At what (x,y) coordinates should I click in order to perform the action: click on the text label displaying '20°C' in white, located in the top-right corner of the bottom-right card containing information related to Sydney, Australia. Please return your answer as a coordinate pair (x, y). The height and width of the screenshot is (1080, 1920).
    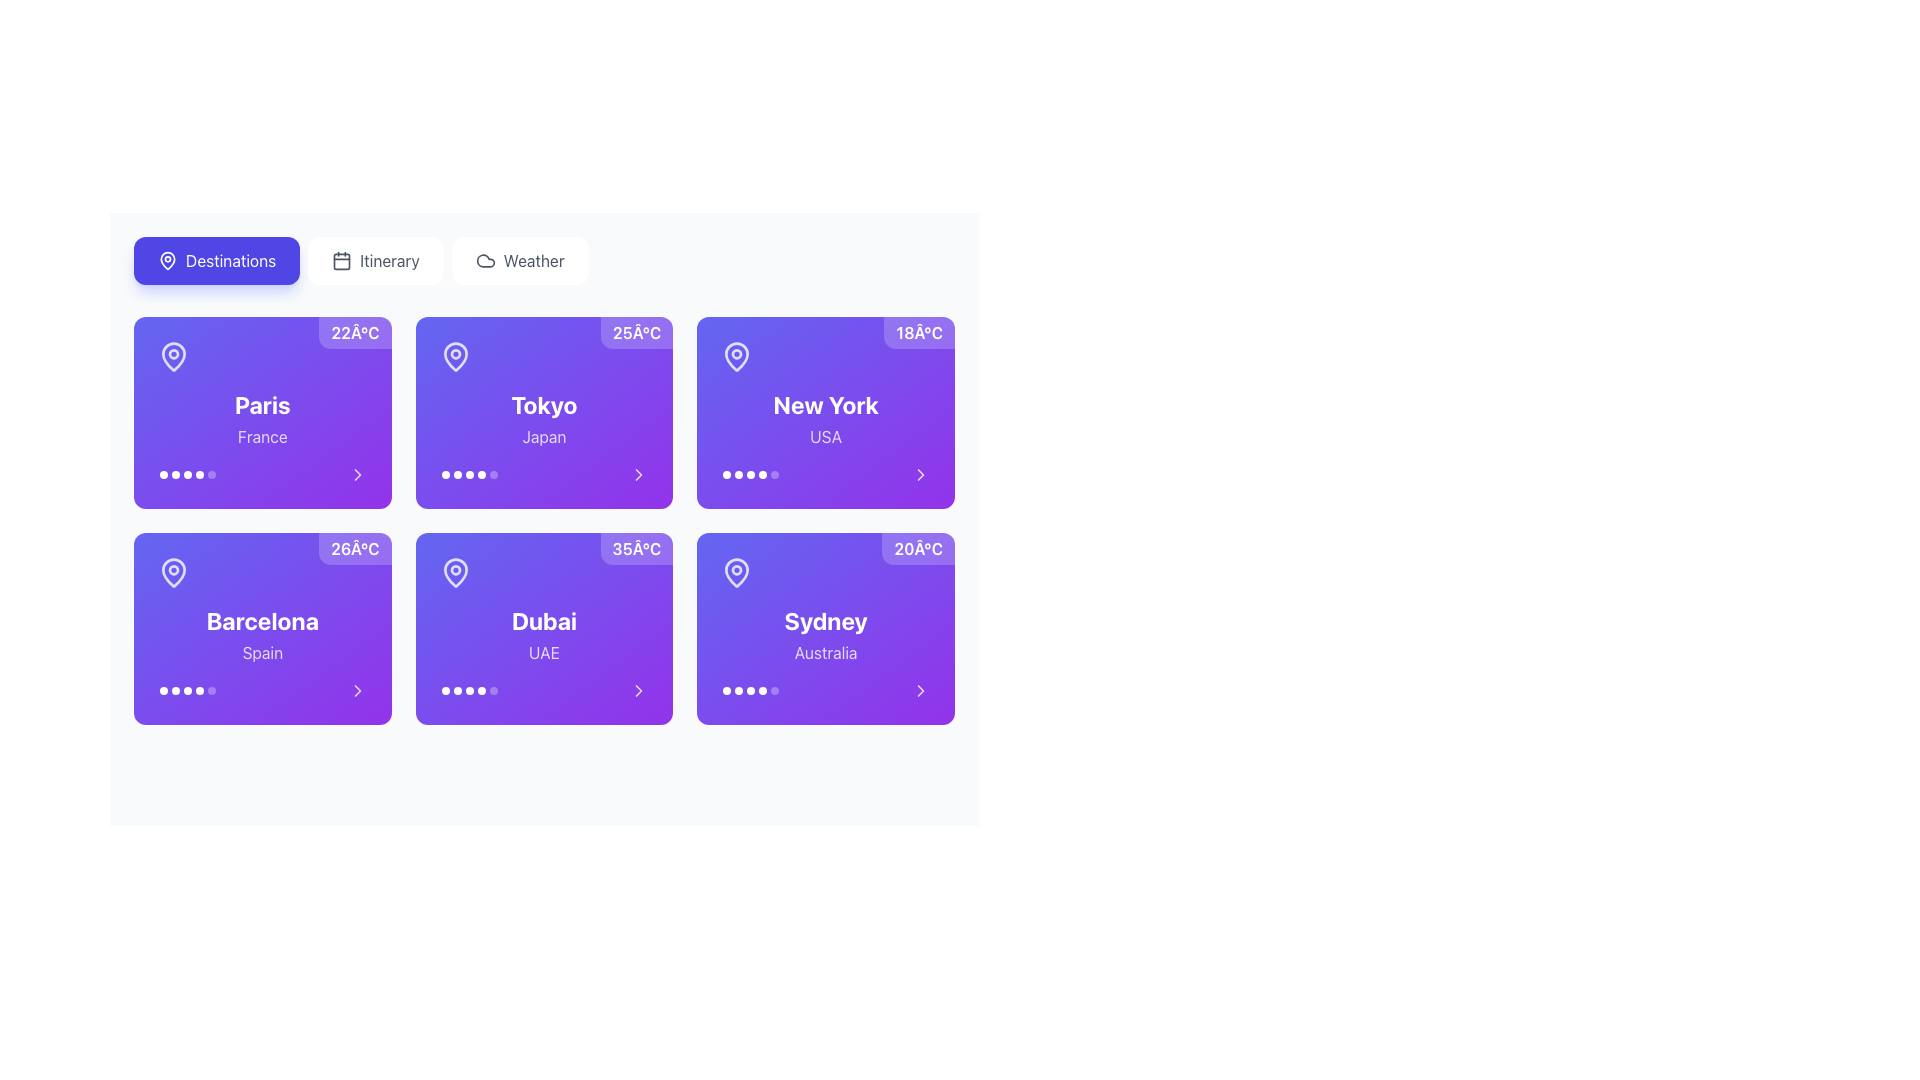
    Looking at the image, I should click on (917, 548).